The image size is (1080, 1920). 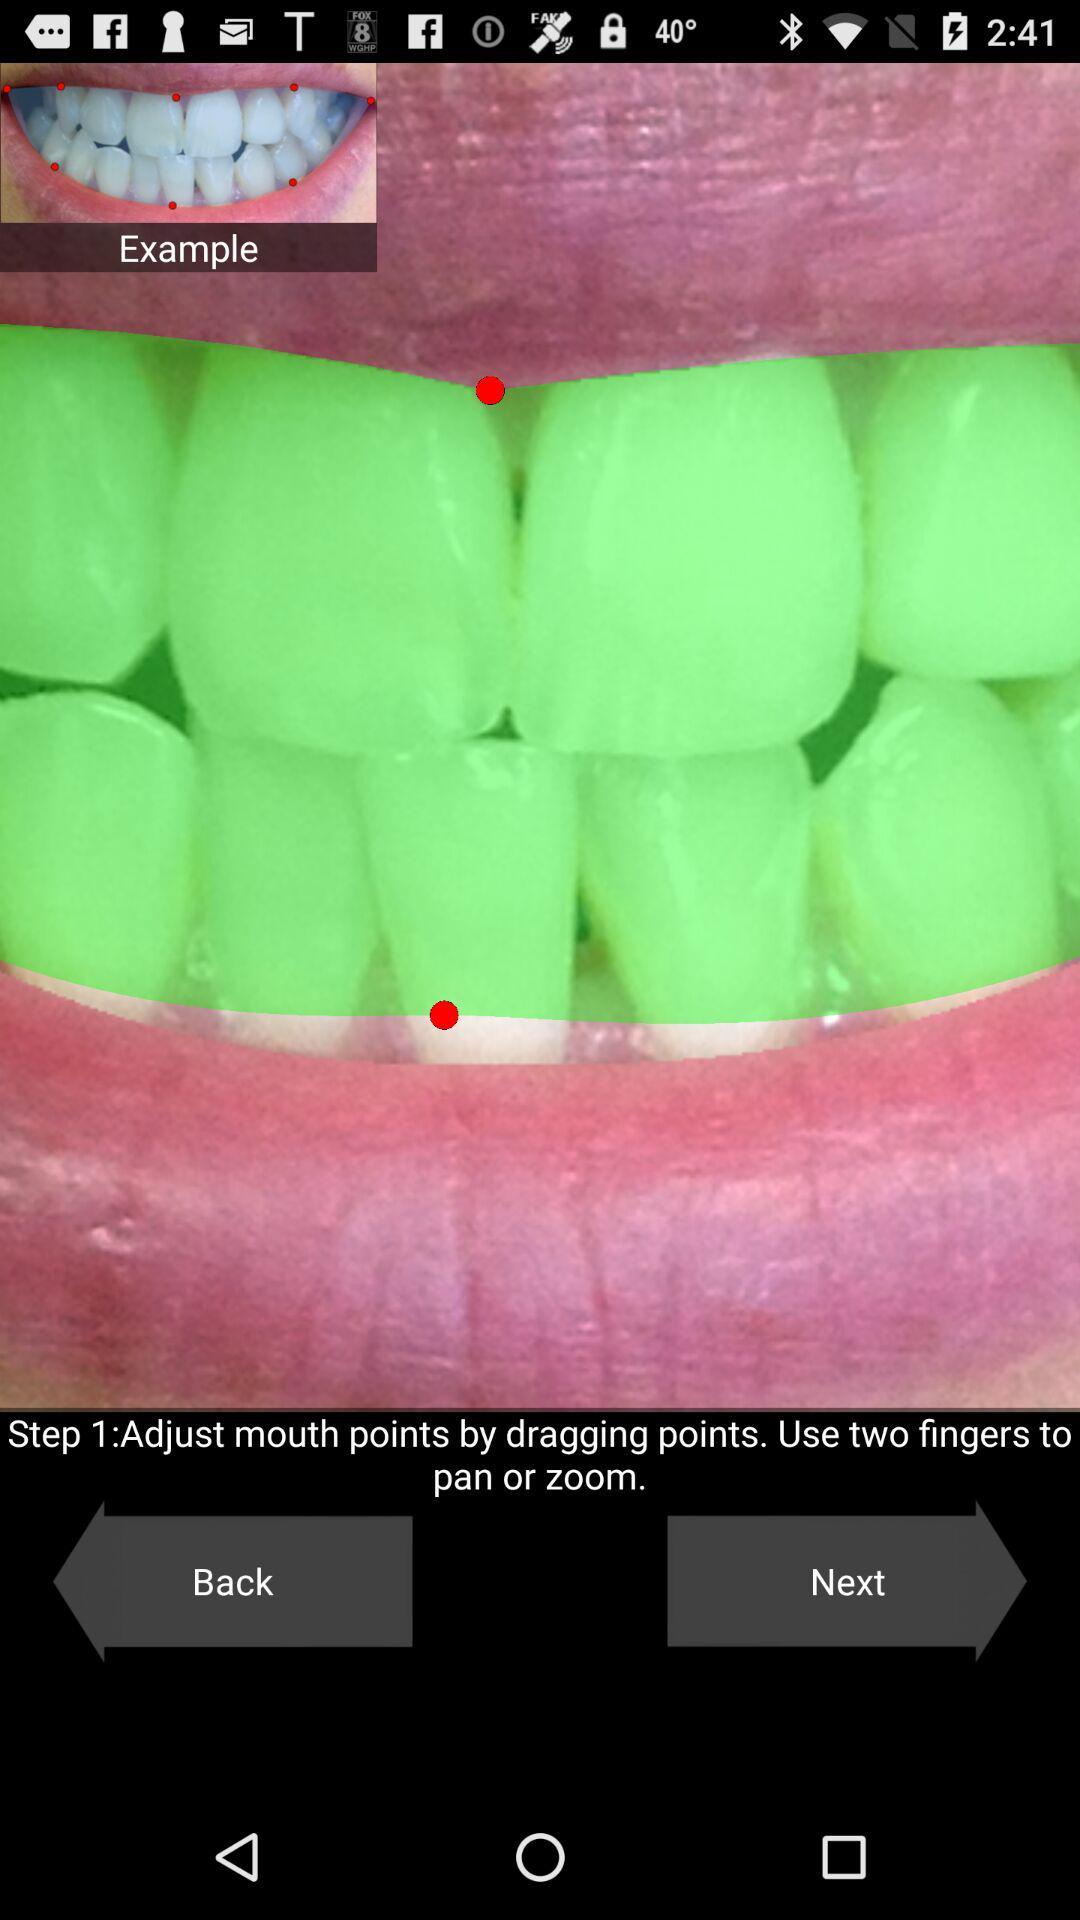 What do you see at coordinates (231, 1580) in the screenshot?
I see `the item below step 1 adjust` at bounding box center [231, 1580].